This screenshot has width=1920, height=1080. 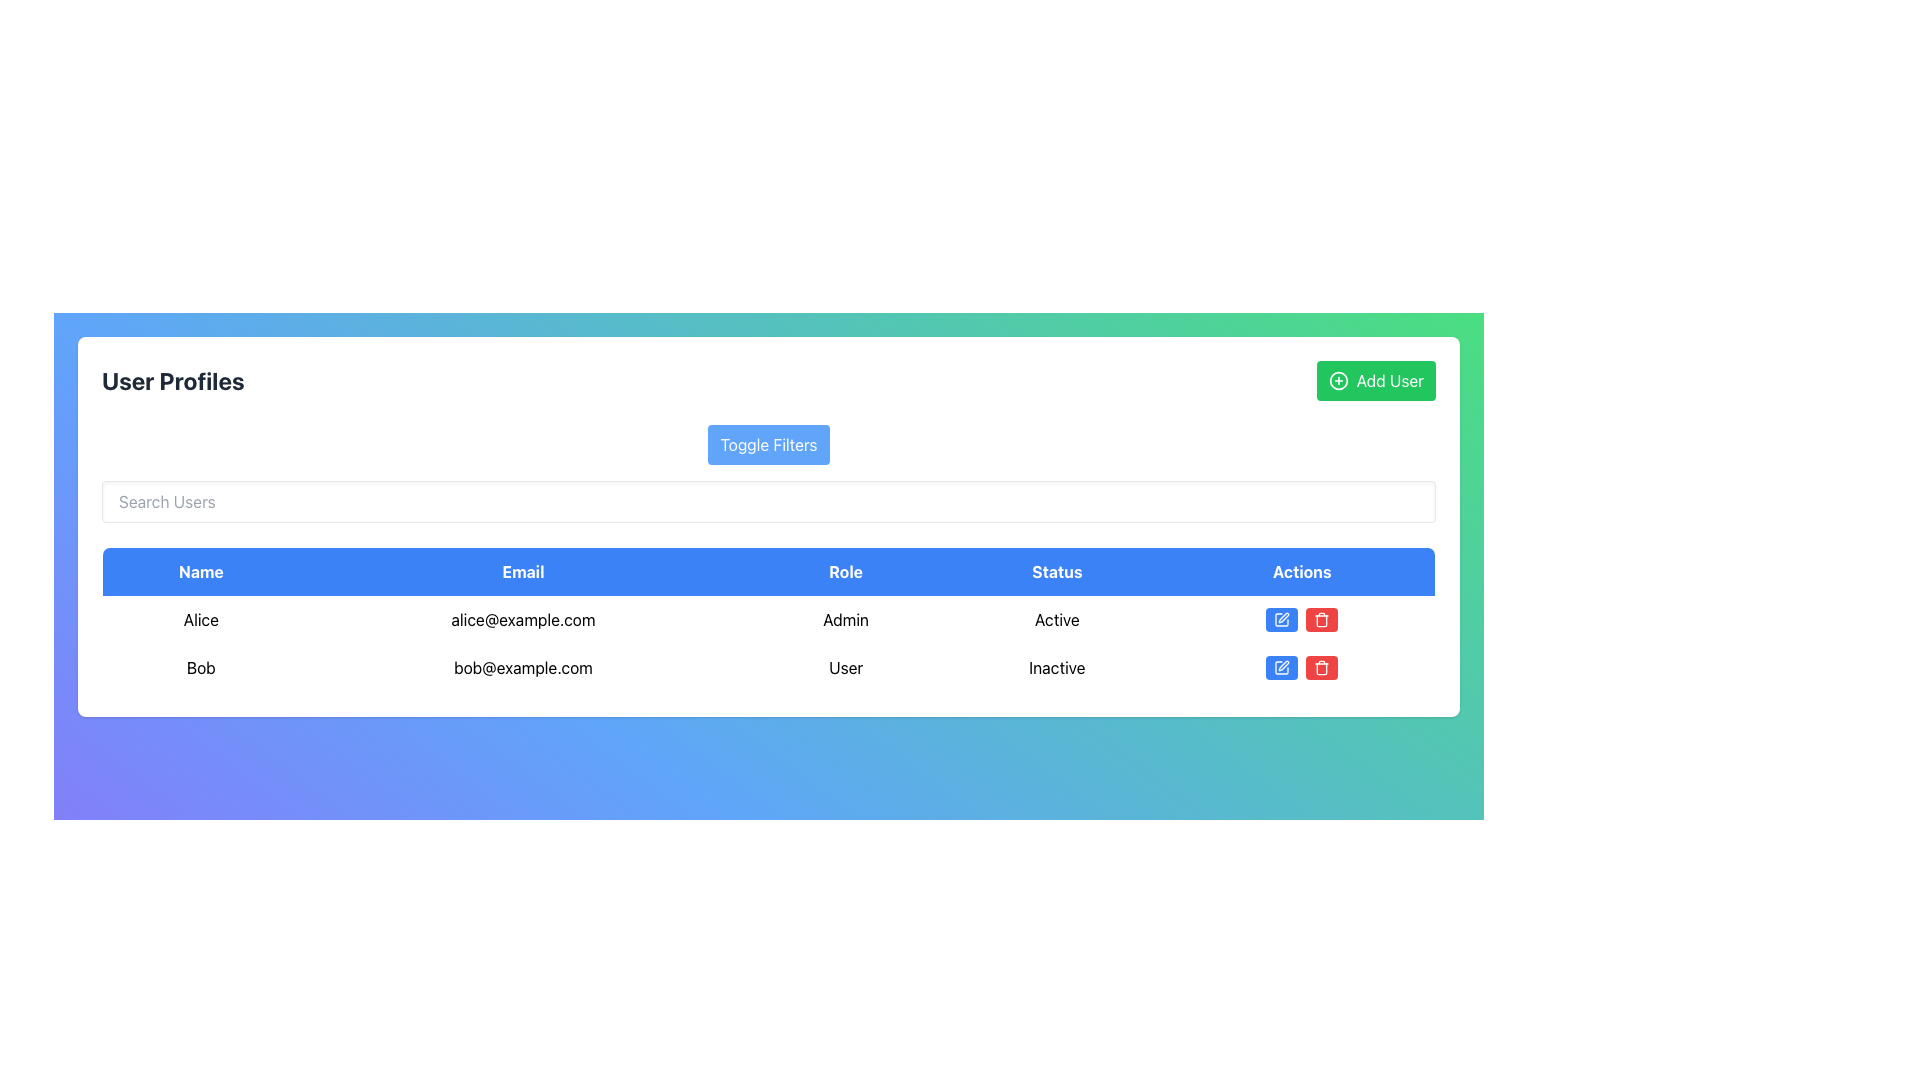 What do you see at coordinates (1302, 571) in the screenshot?
I see `the table header labeled 'Actions', which has a blue background and white text, located in the fifth column of the user profiles table` at bounding box center [1302, 571].